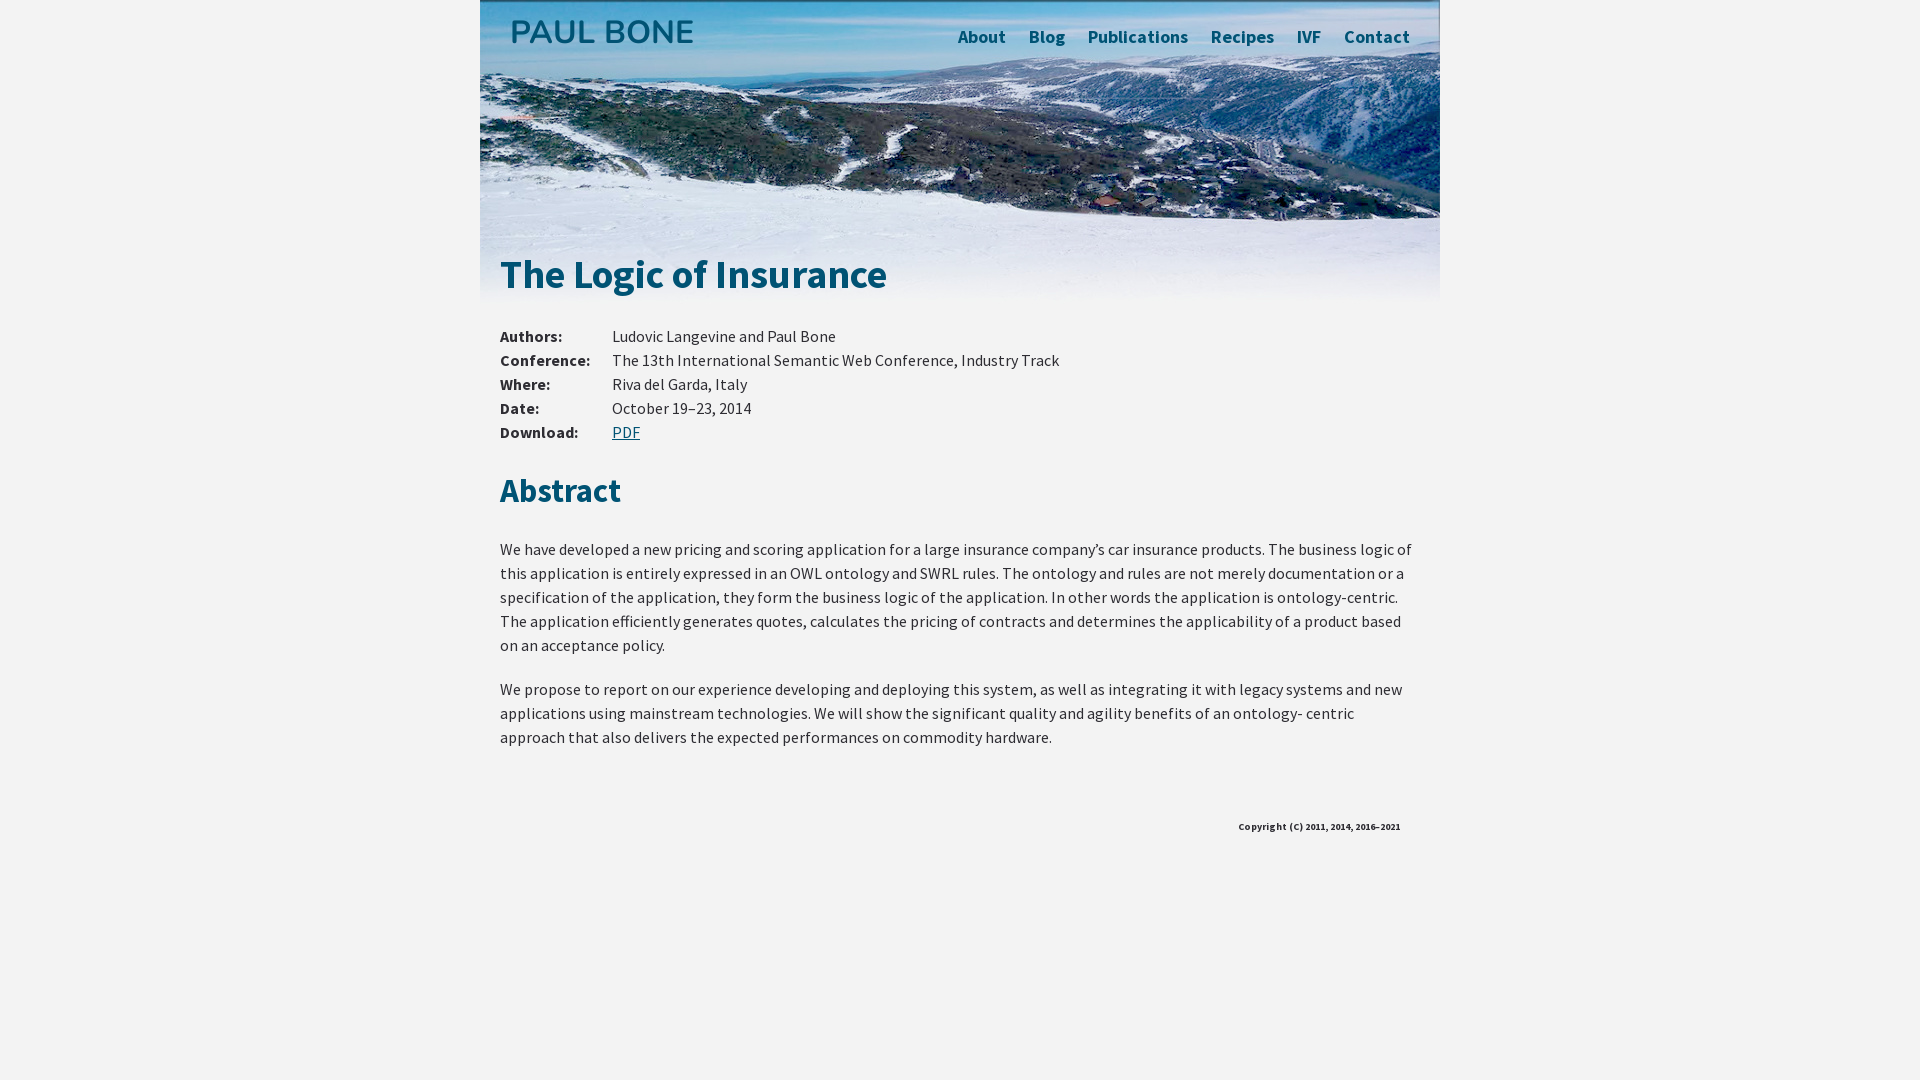 This screenshot has width=1920, height=1080. I want to click on 'Recipes', so click(1241, 36).